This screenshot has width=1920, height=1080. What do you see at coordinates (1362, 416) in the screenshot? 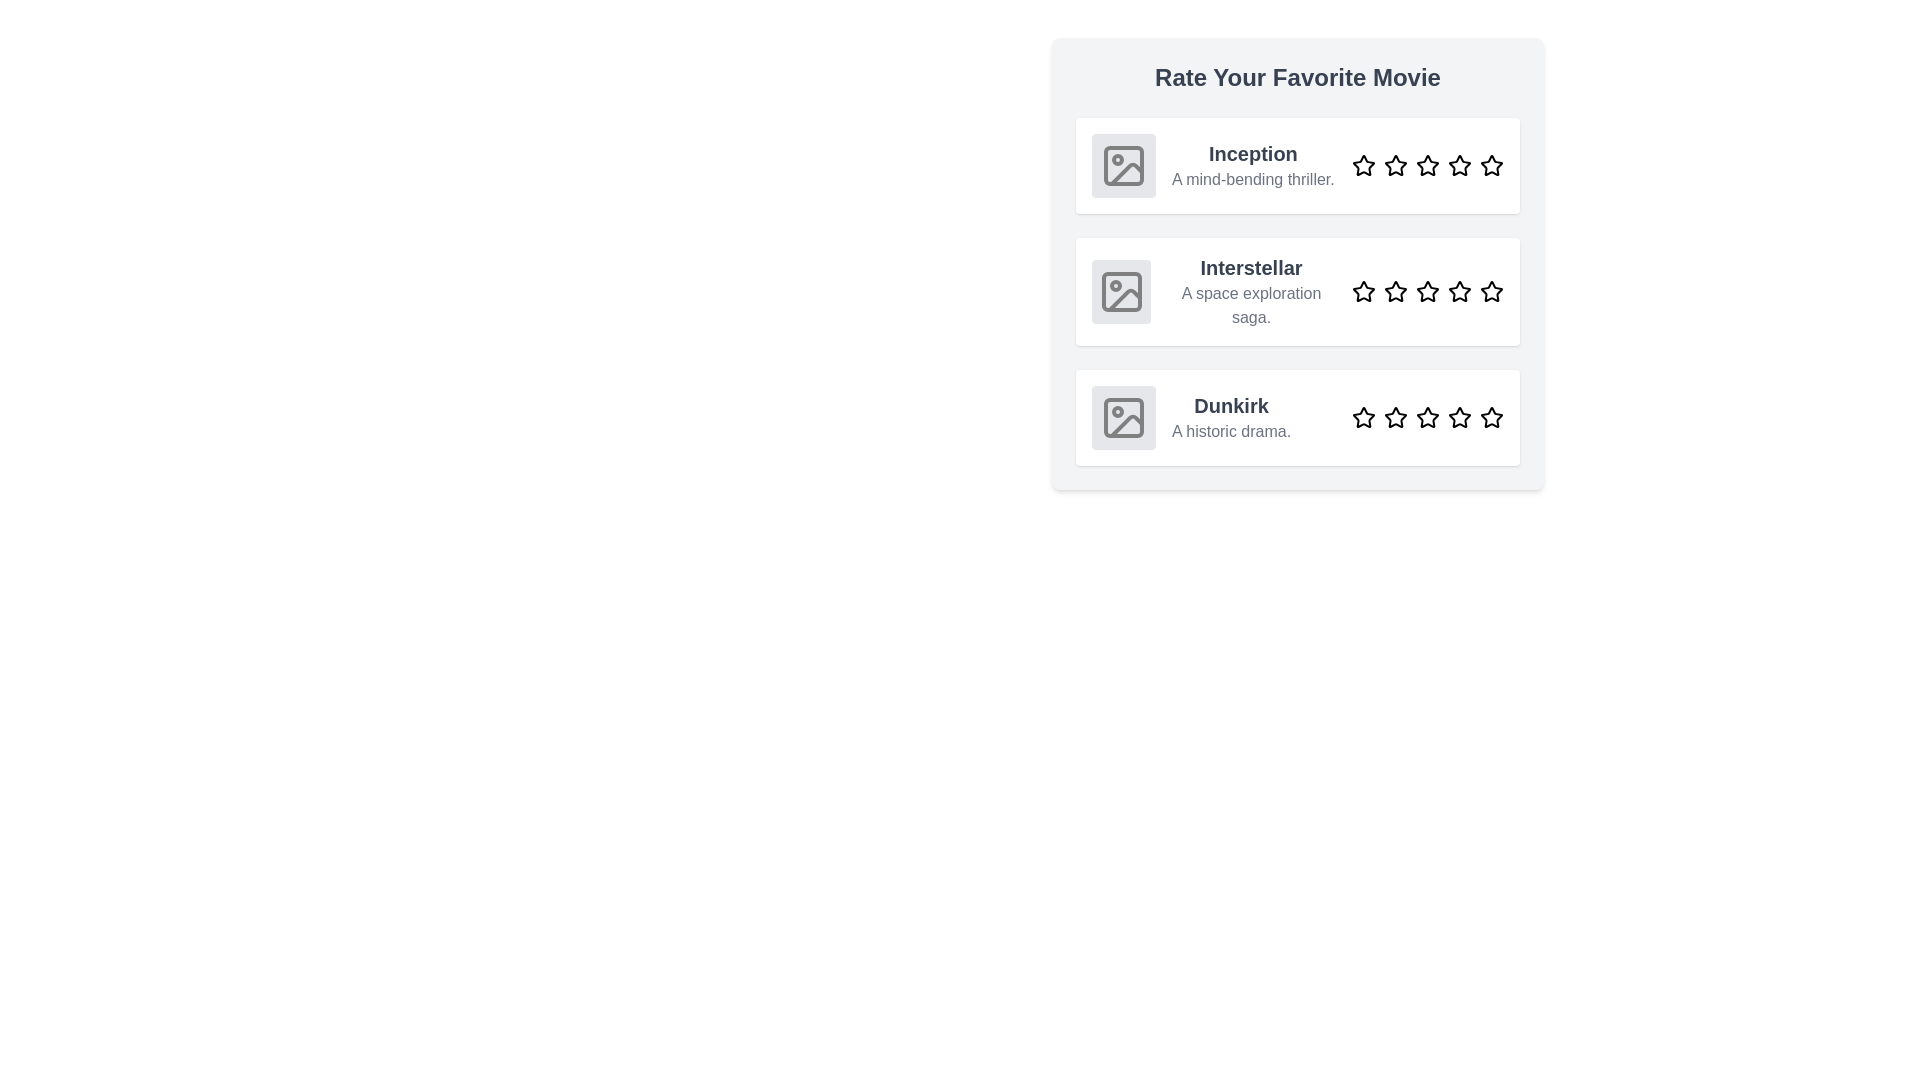
I see `the first interactive rating star for the movie 'Dunkirk' to rate it` at bounding box center [1362, 416].